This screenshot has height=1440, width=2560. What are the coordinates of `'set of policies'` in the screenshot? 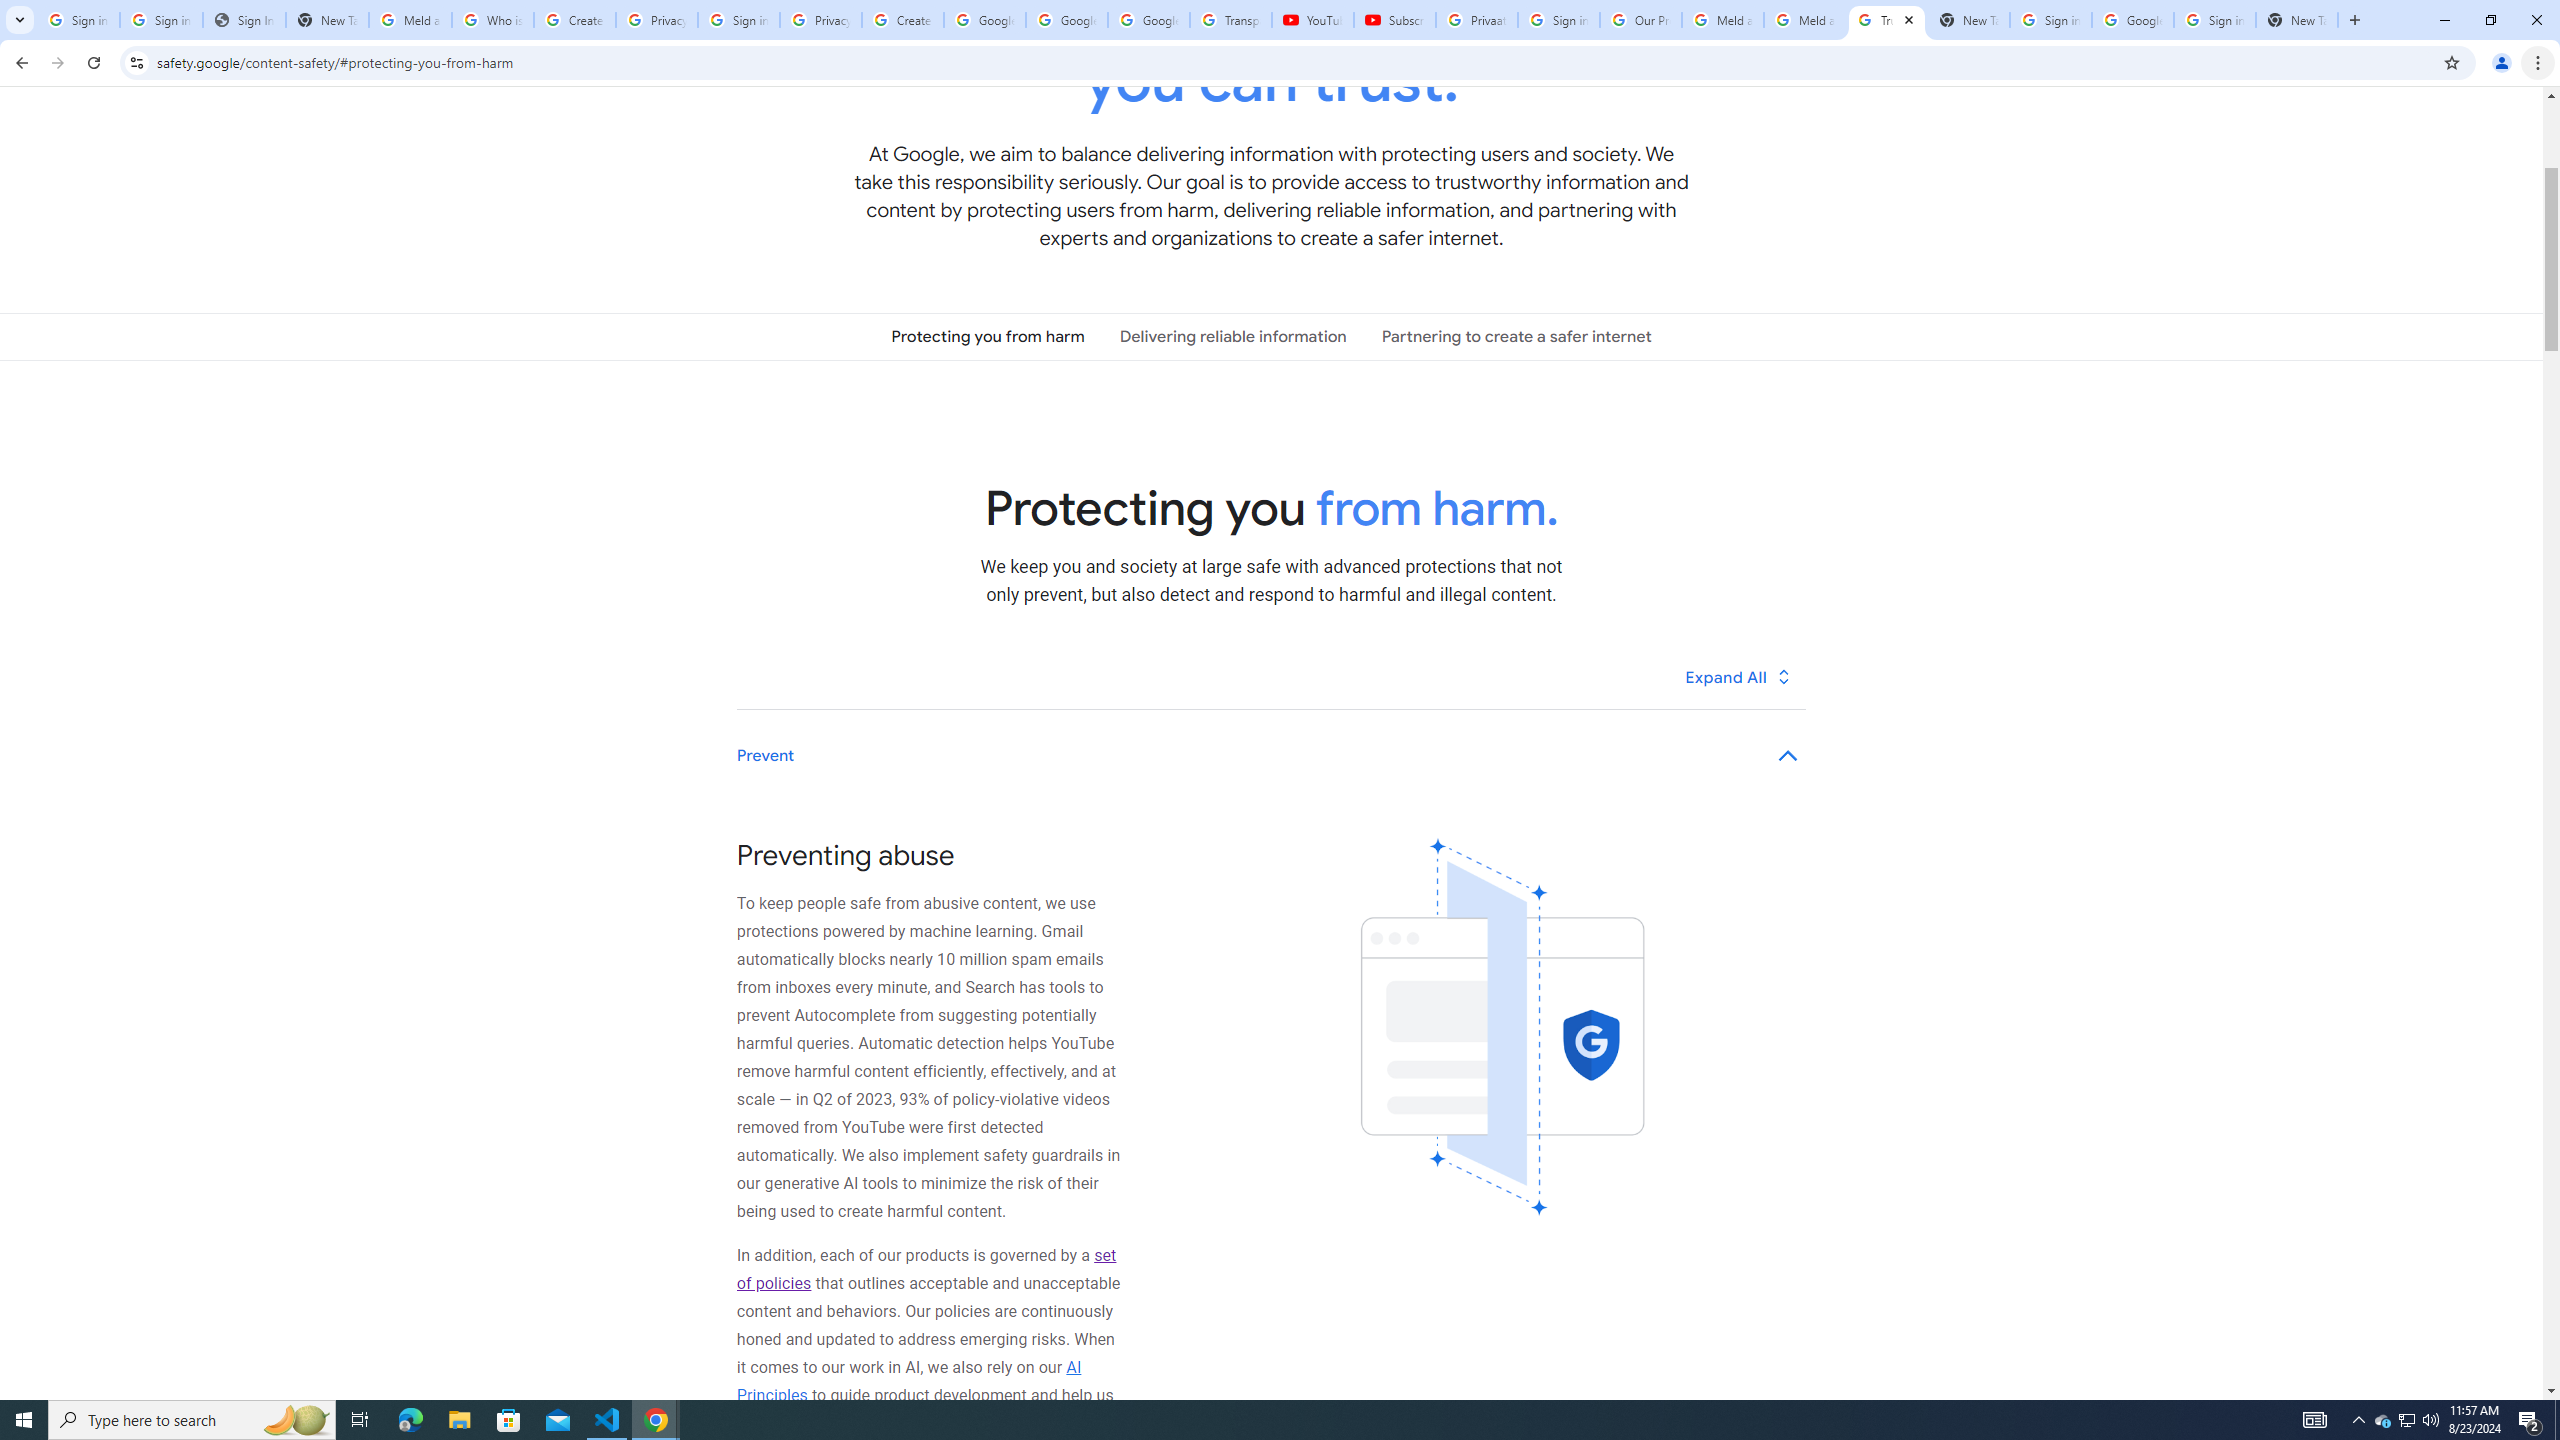 It's located at (925, 1268).